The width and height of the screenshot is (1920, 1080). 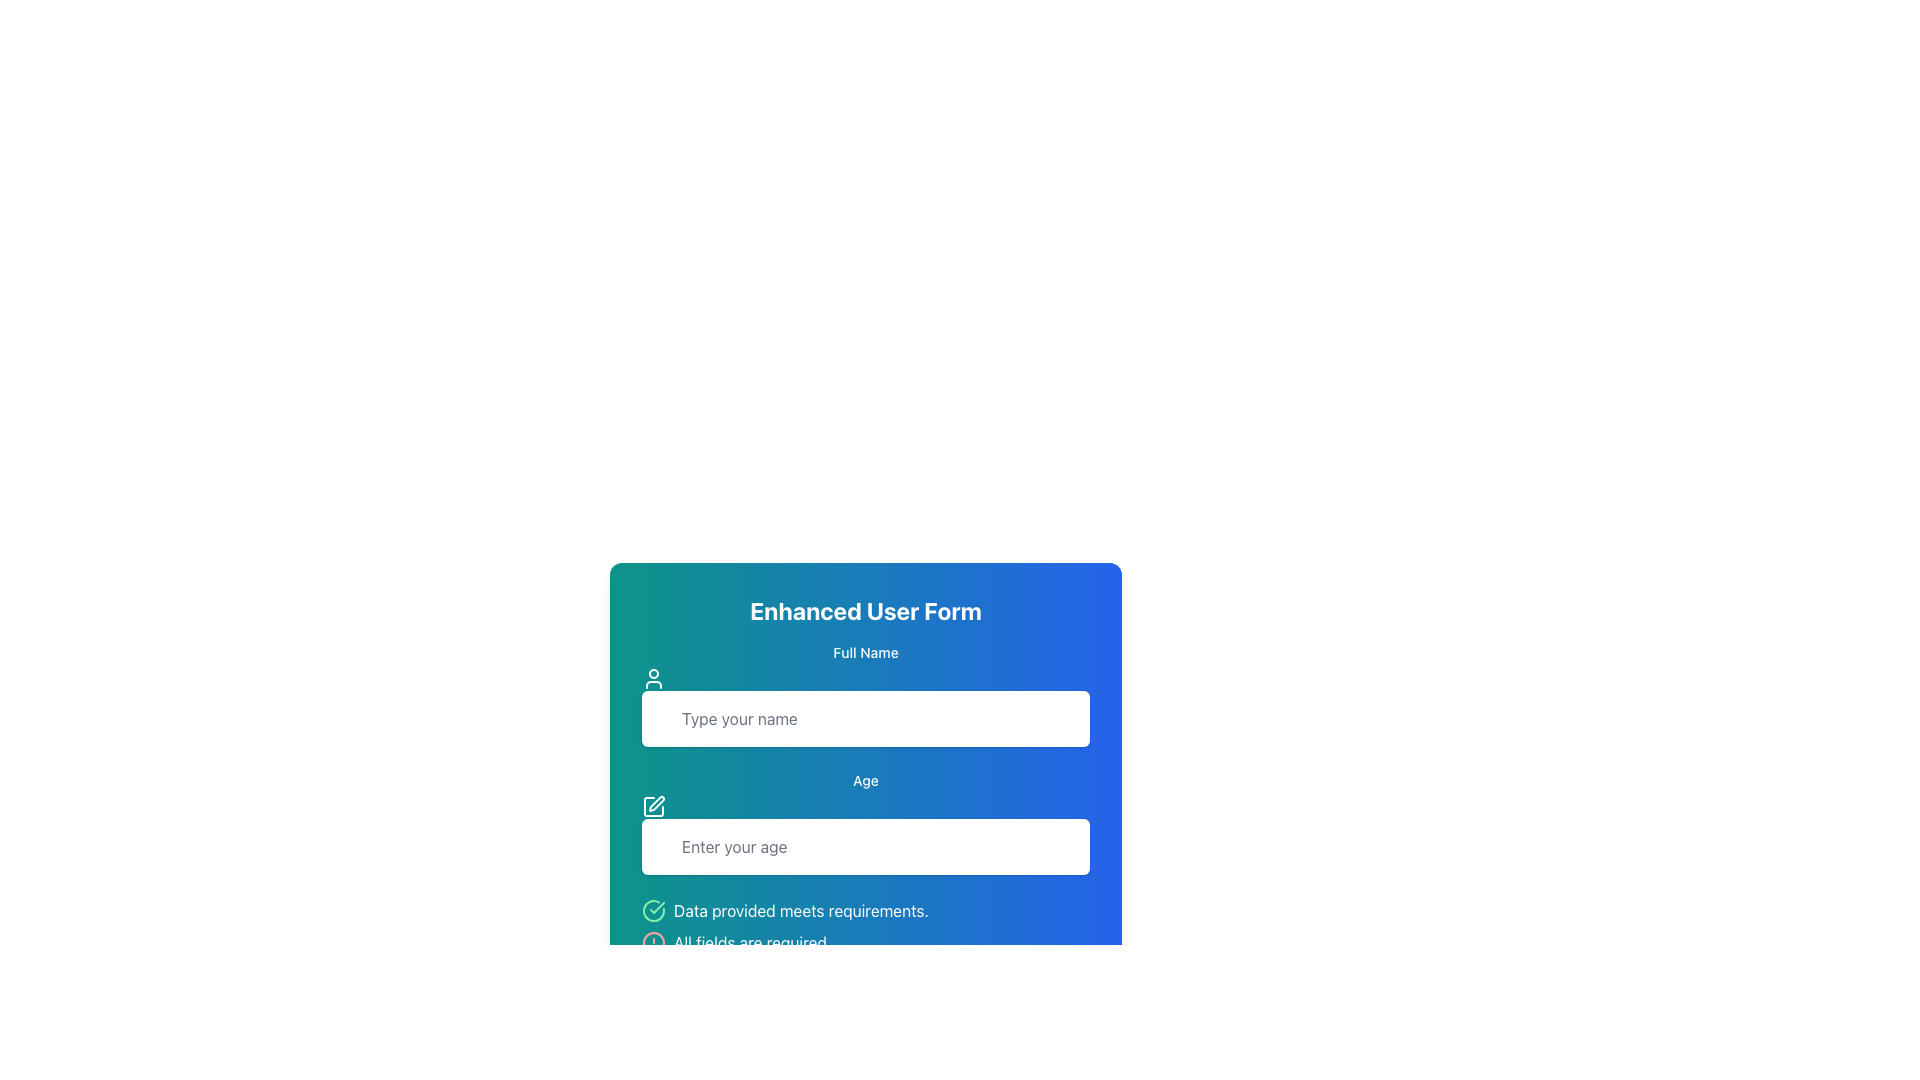 What do you see at coordinates (865, 652) in the screenshot?
I see `the text label displaying 'Full Name', which is styled with a small font size and medium weight, positioned under the title 'Enhanced User Form' in a vertically-centered layout` at bounding box center [865, 652].